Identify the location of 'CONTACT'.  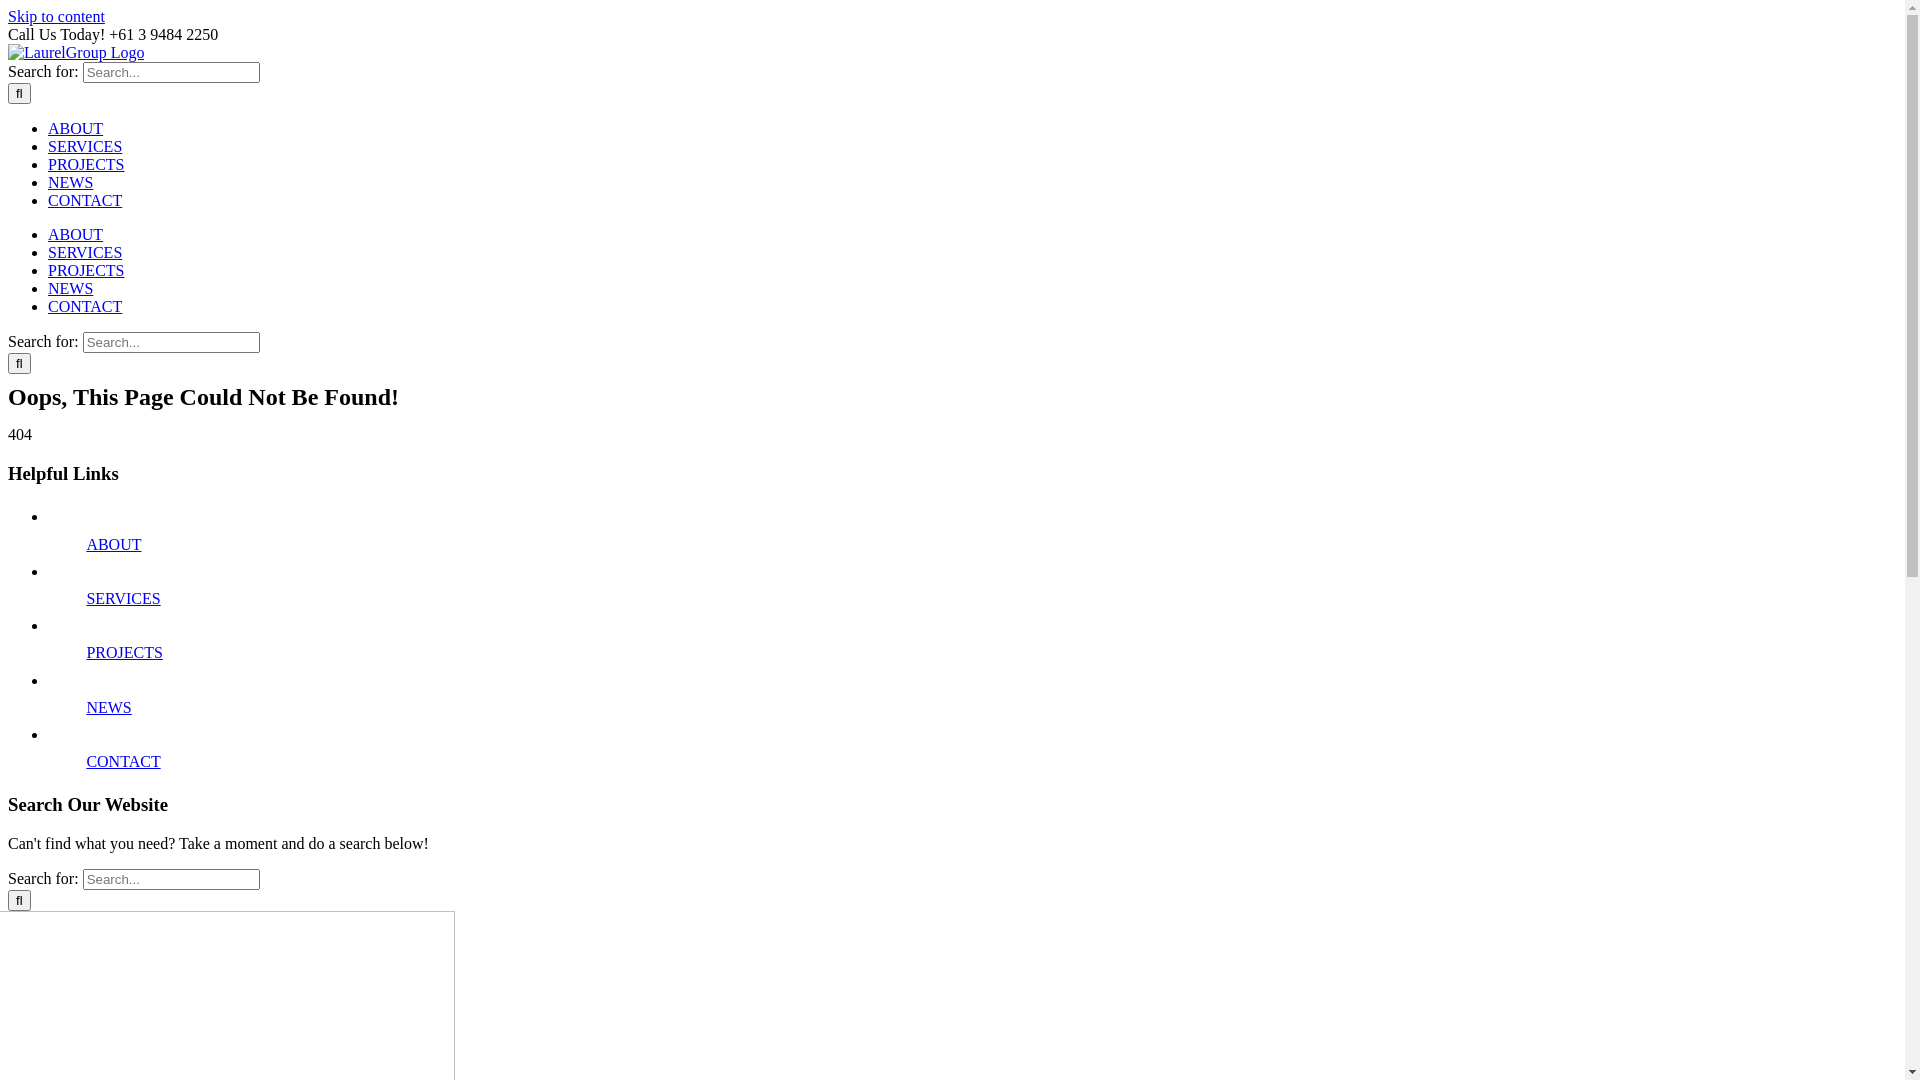
(84, 200).